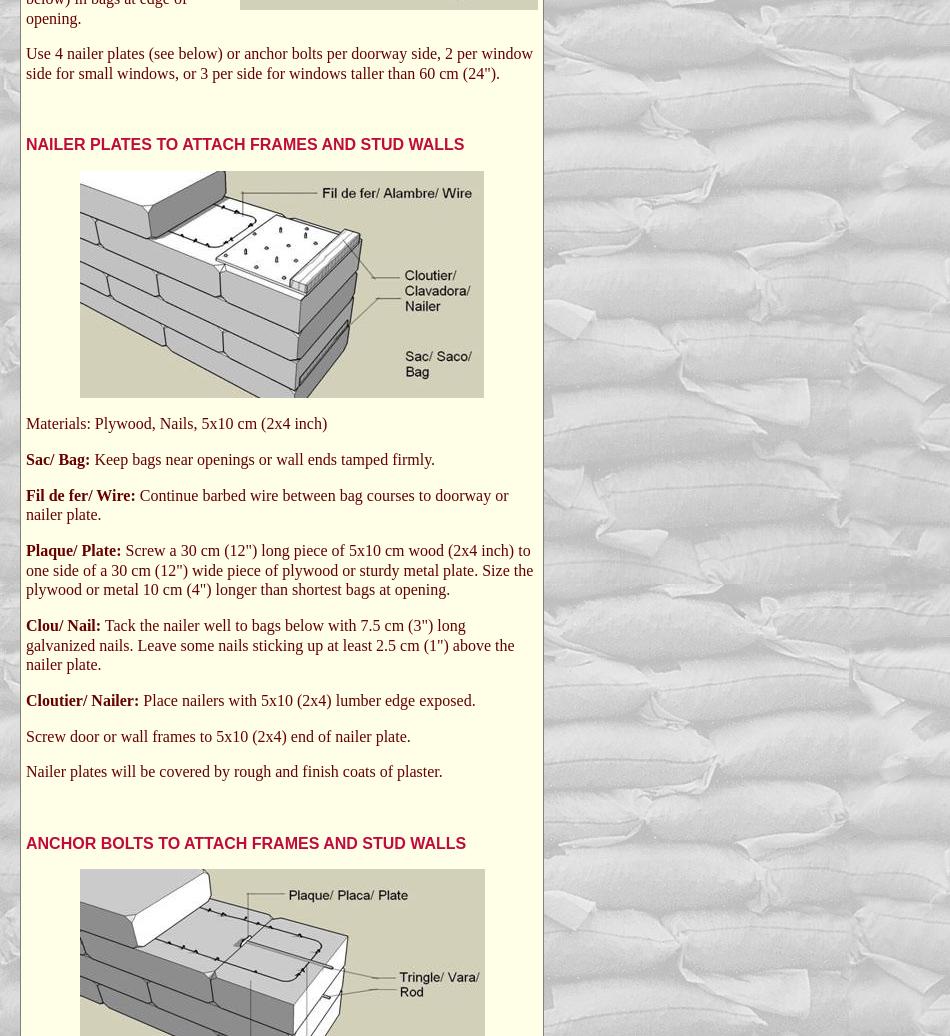  What do you see at coordinates (218, 735) in the screenshot?
I see `'Screw door or wall frames to 5x10 (2x4) end of nailer plate.'` at bounding box center [218, 735].